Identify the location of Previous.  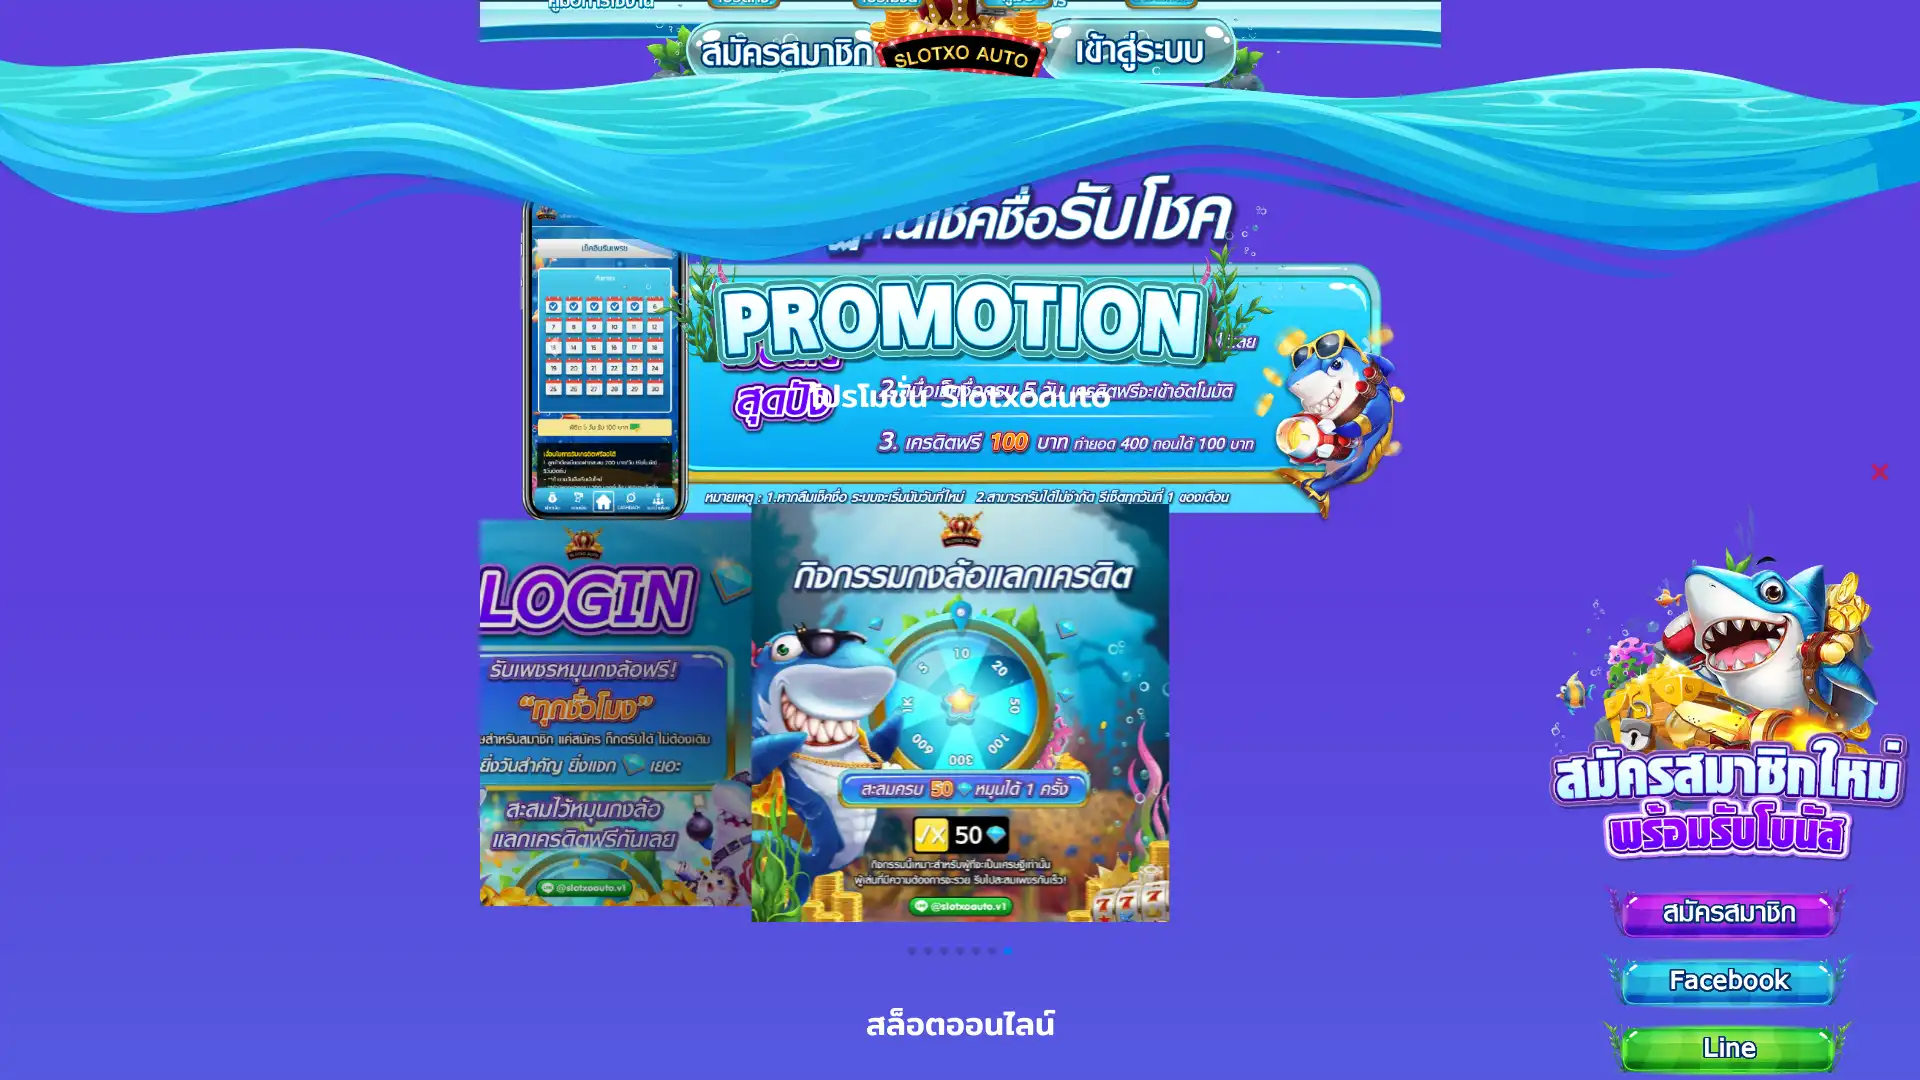
(551, 345).